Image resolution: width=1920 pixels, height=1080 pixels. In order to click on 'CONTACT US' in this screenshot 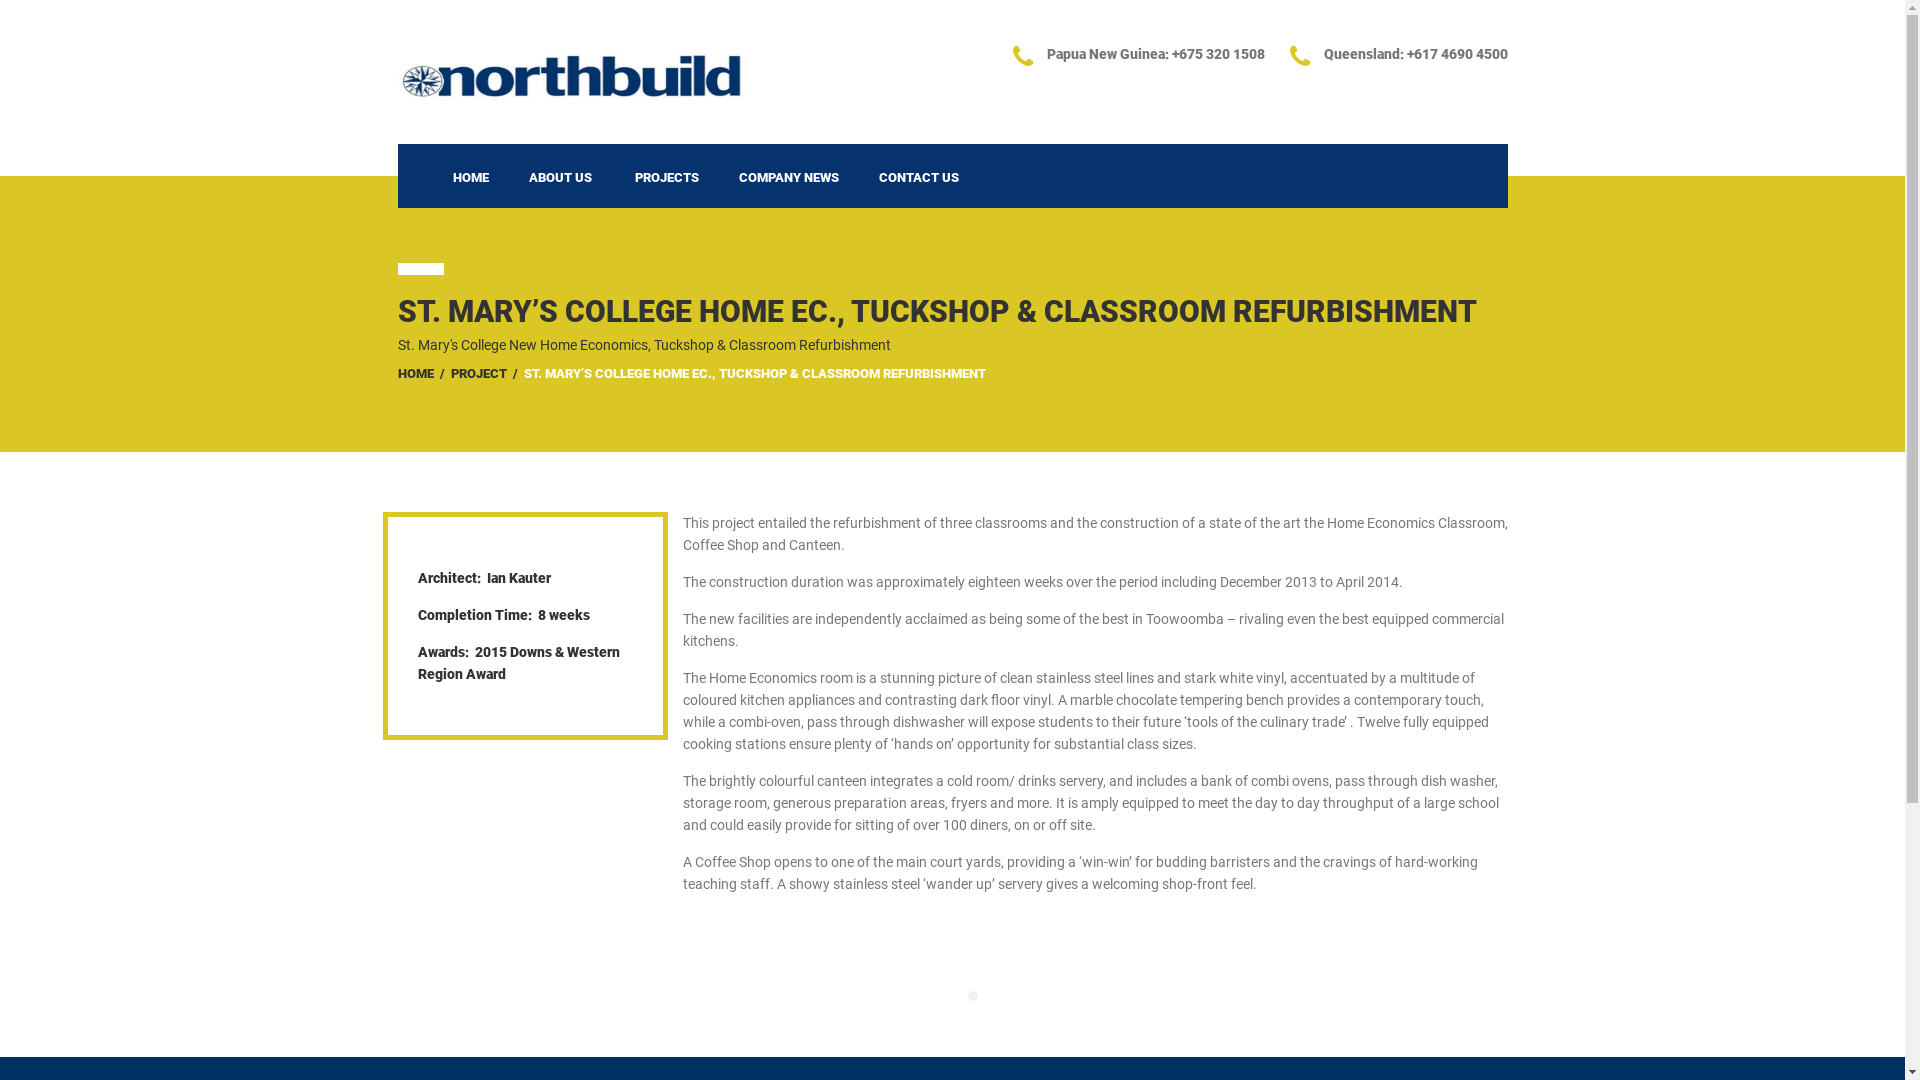, I will do `click(916, 175)`.